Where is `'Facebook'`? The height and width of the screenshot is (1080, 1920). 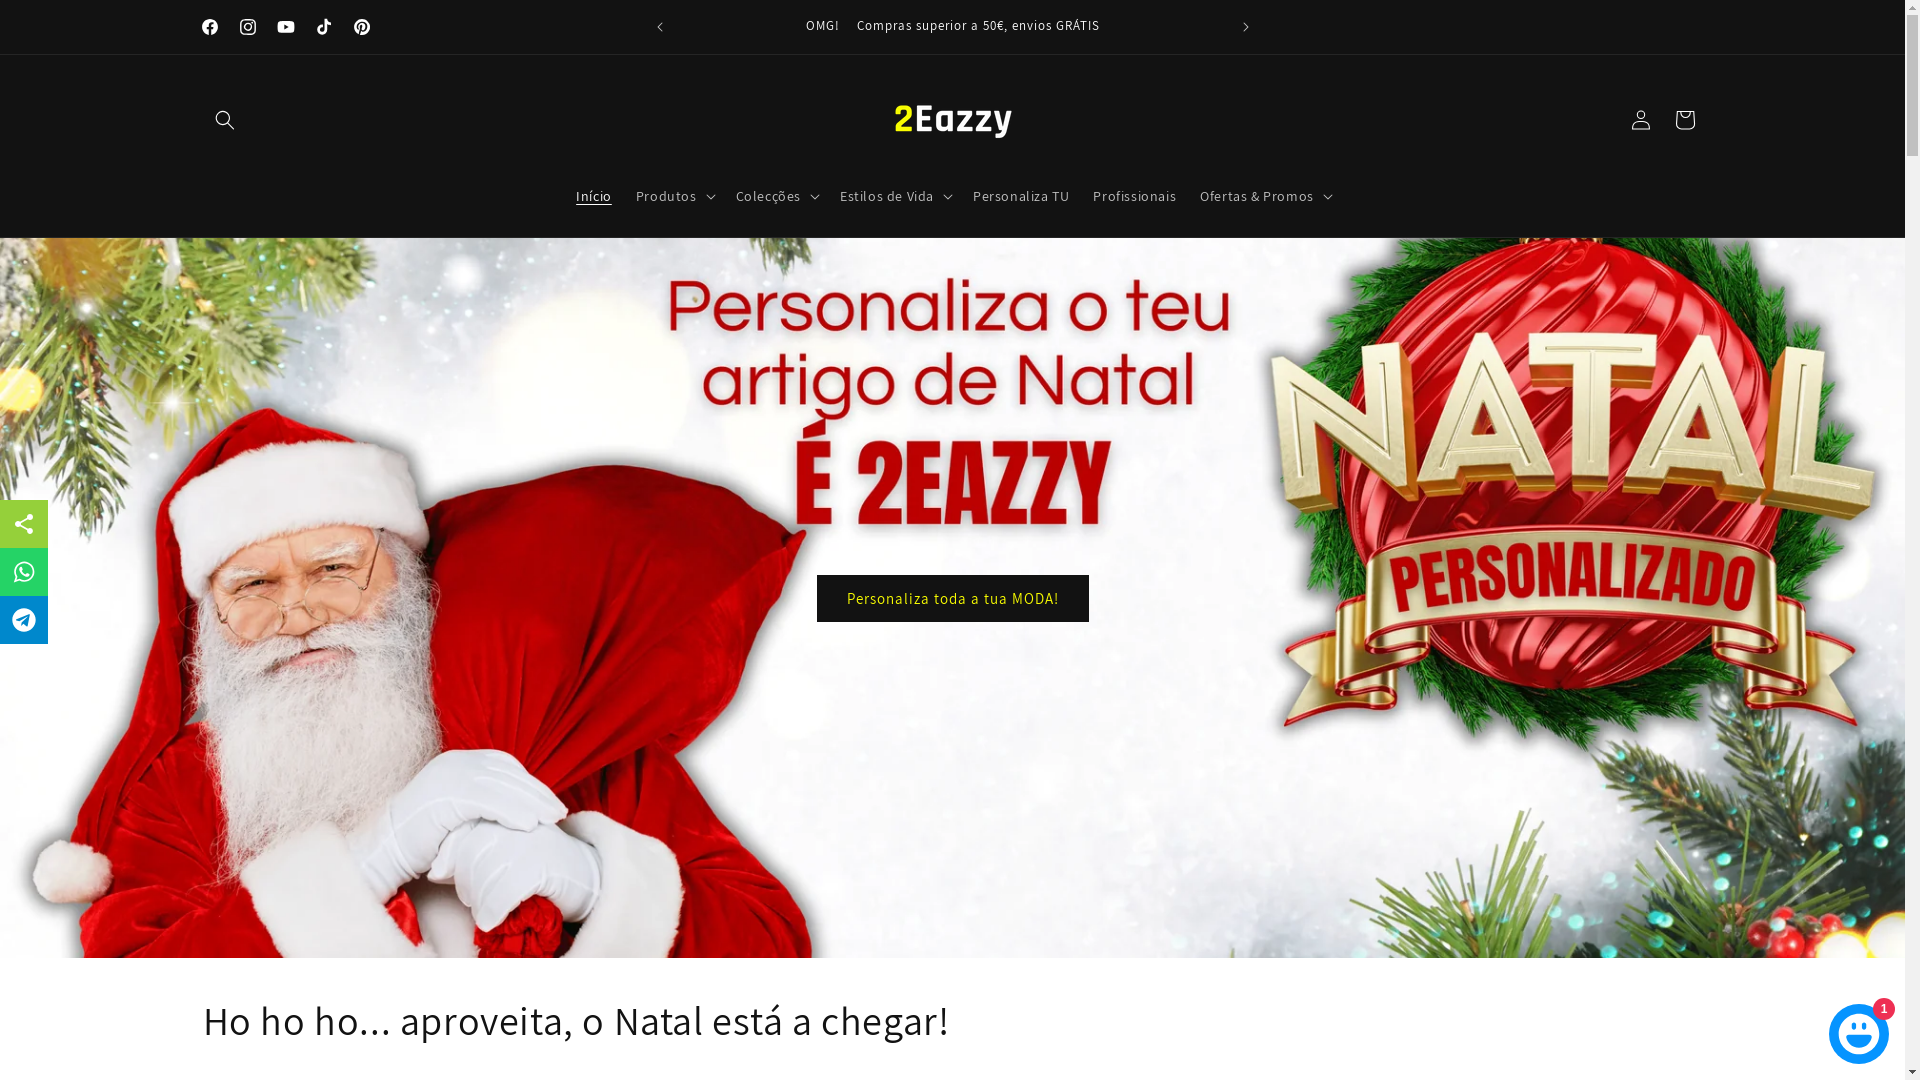
'Facebook' is located at coordinates (209, 27).